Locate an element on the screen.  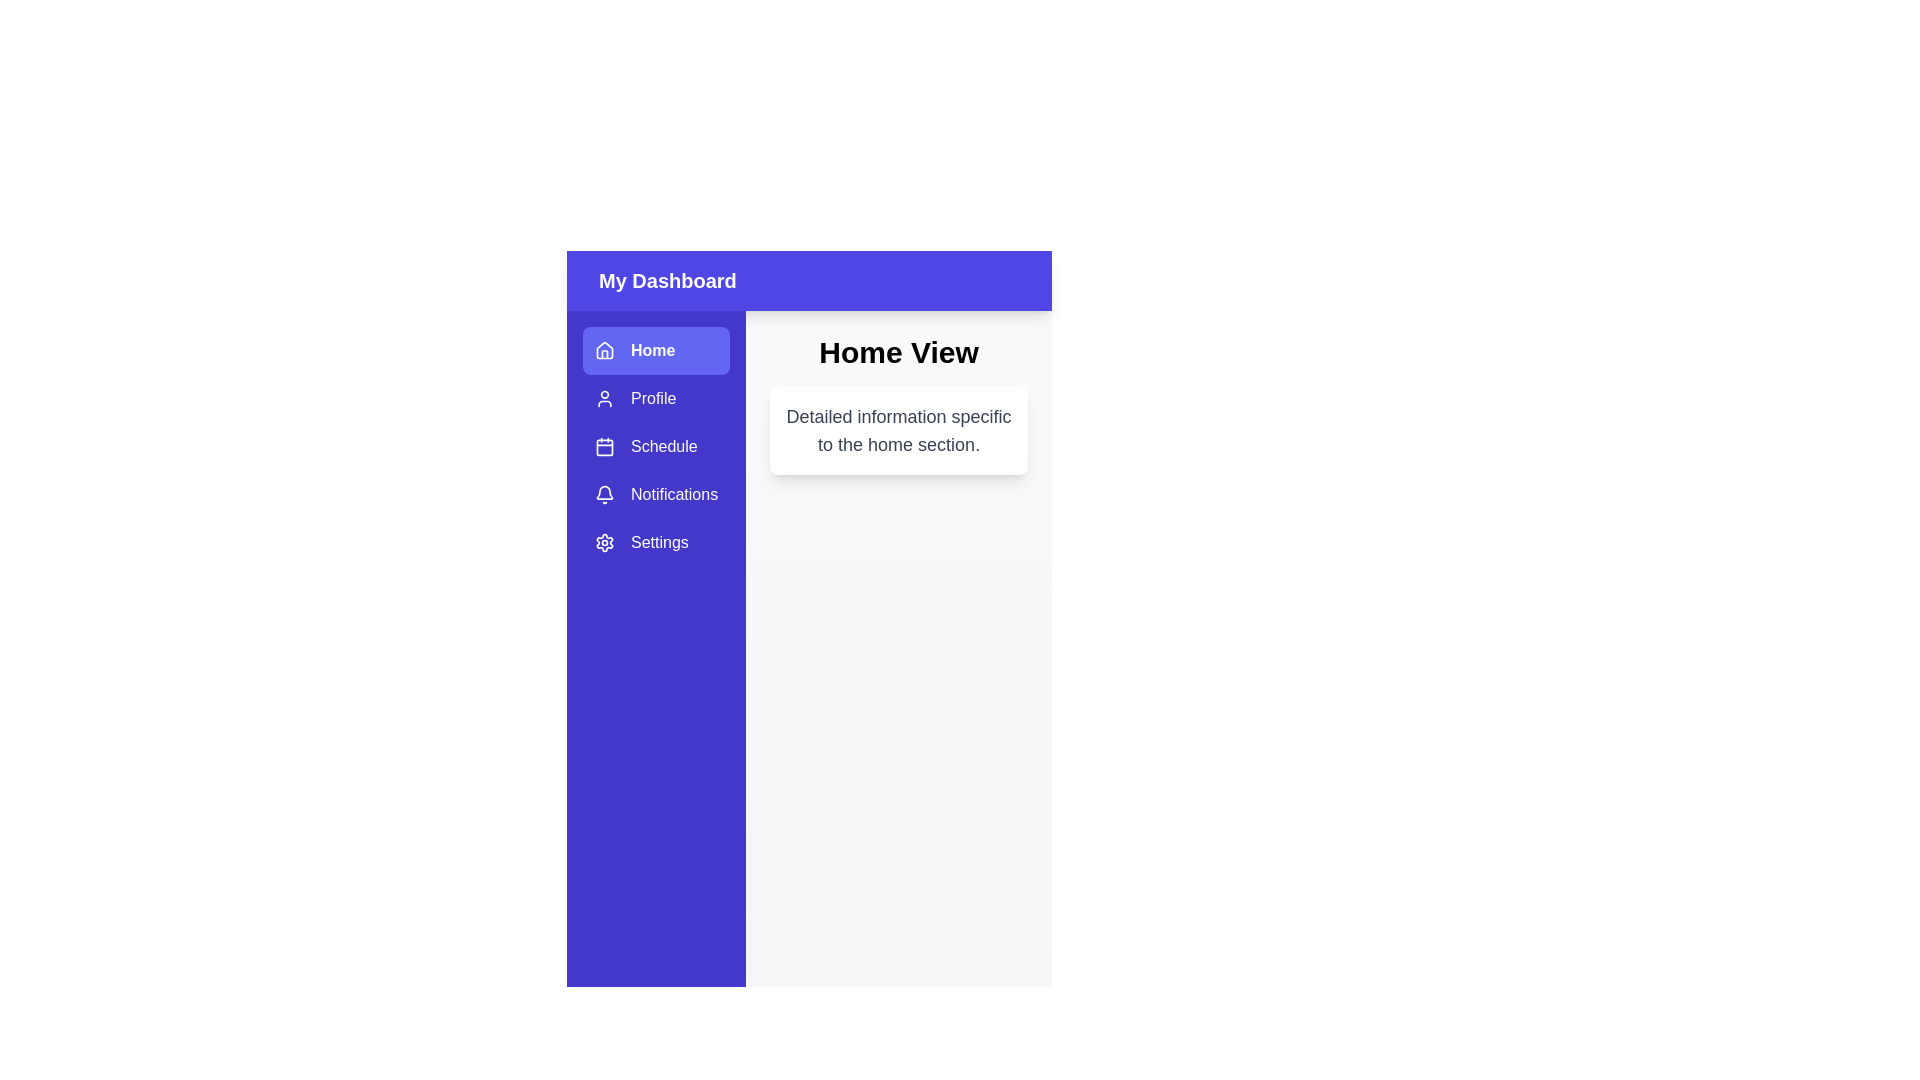
the sidebar item labeled Home to reveal its tooltip or highlight is located at coordinates (656, 350).